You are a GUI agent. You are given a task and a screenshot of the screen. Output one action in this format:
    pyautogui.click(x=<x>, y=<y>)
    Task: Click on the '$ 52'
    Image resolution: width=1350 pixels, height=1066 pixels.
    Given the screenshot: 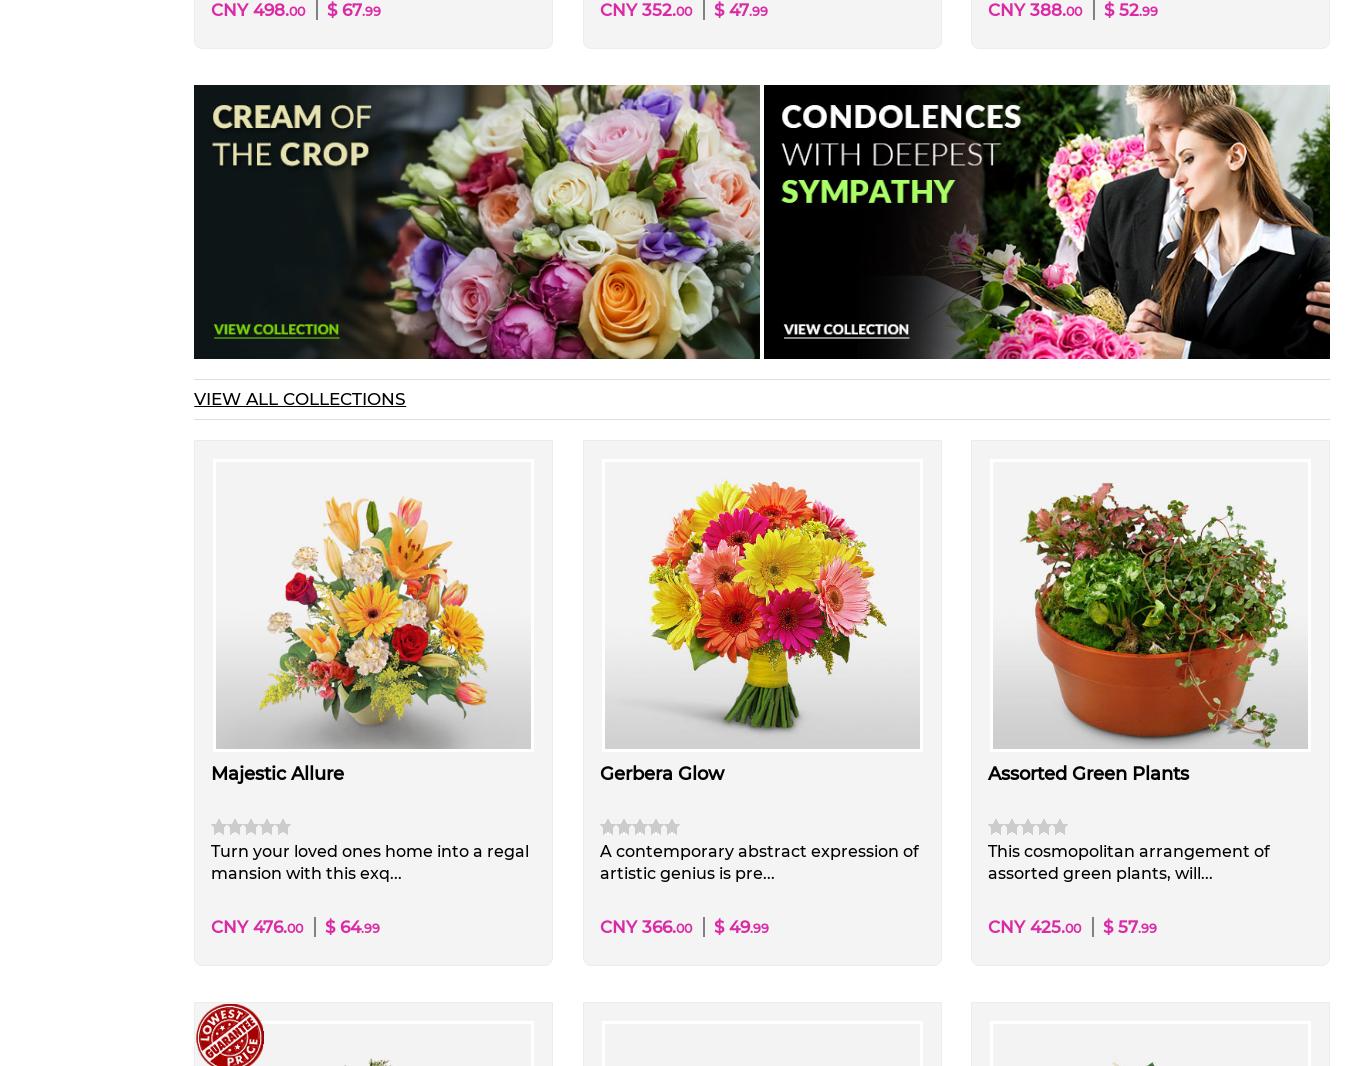 What is the action you would take?
    pyautogui.click(x=1120, y=9)
    